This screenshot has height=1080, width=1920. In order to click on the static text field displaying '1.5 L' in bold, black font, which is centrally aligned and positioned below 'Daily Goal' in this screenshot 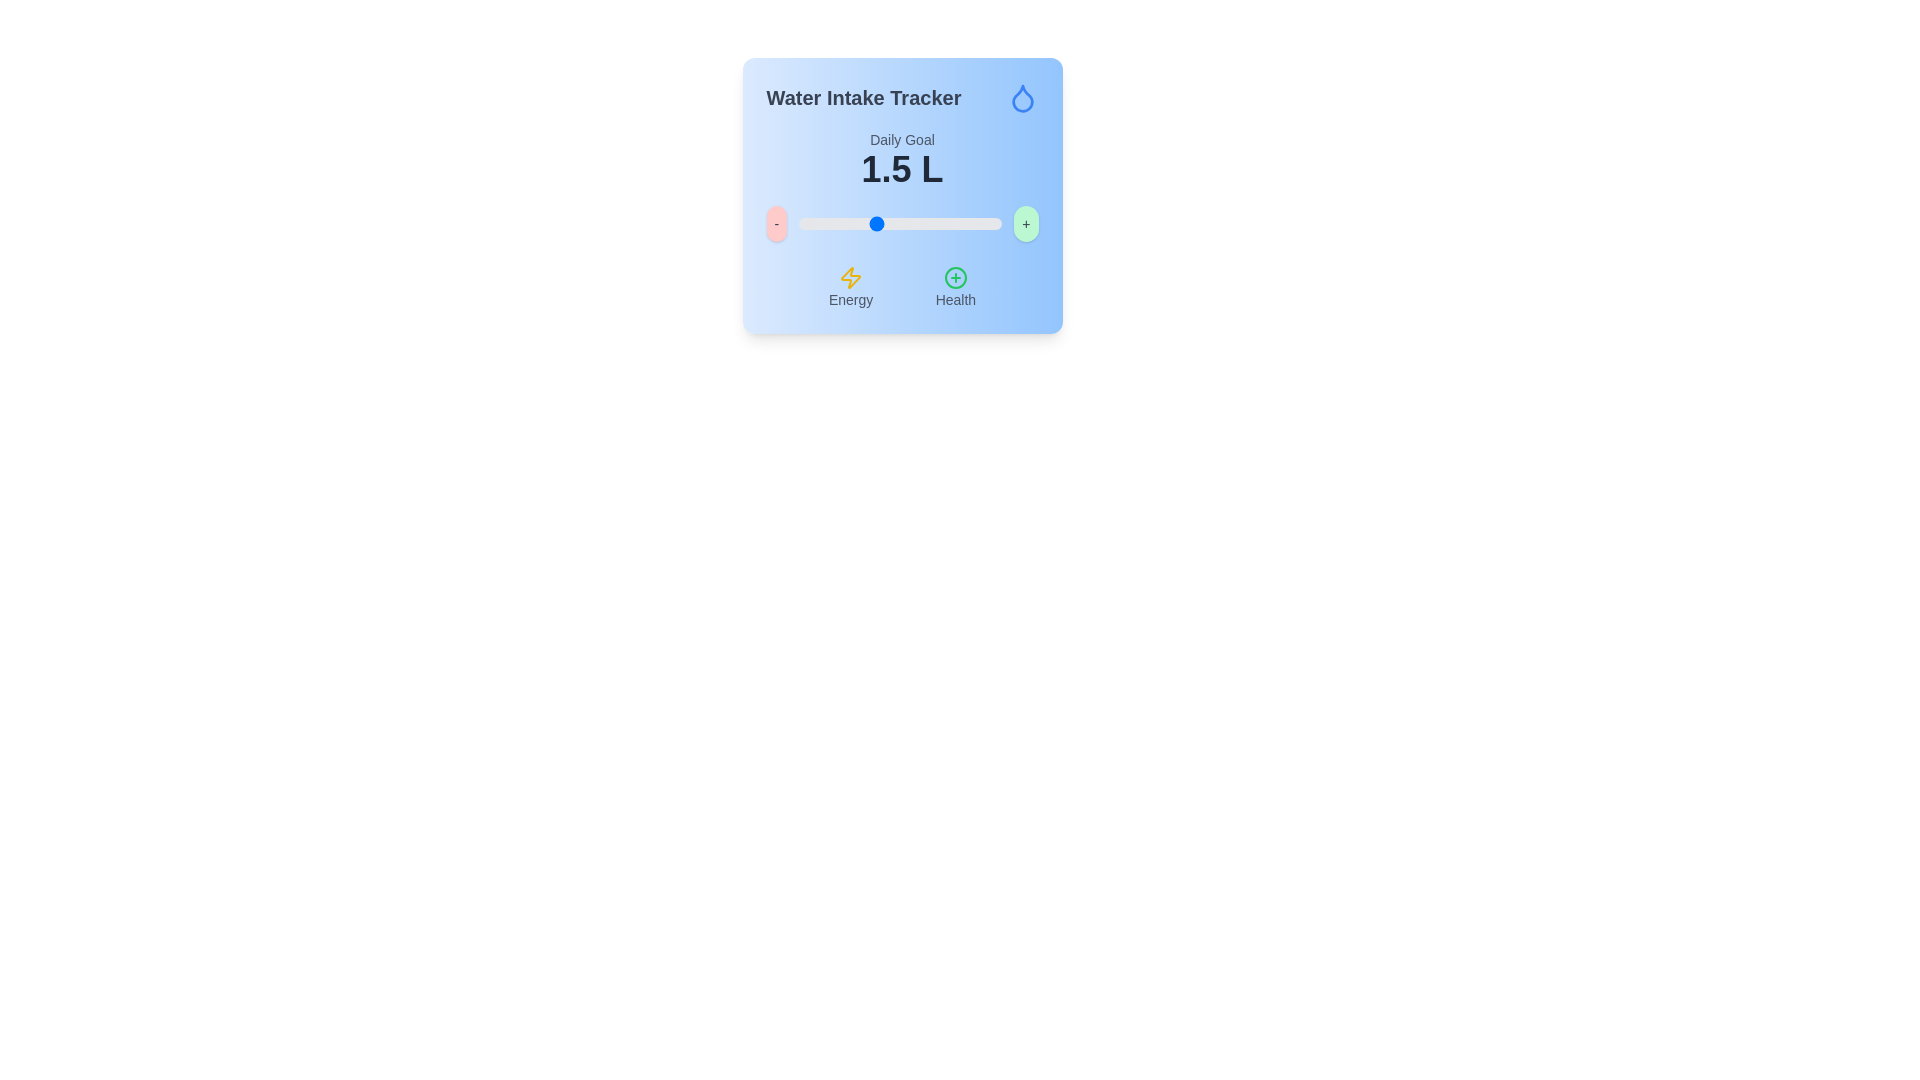, I will do `click(901, 168)`.